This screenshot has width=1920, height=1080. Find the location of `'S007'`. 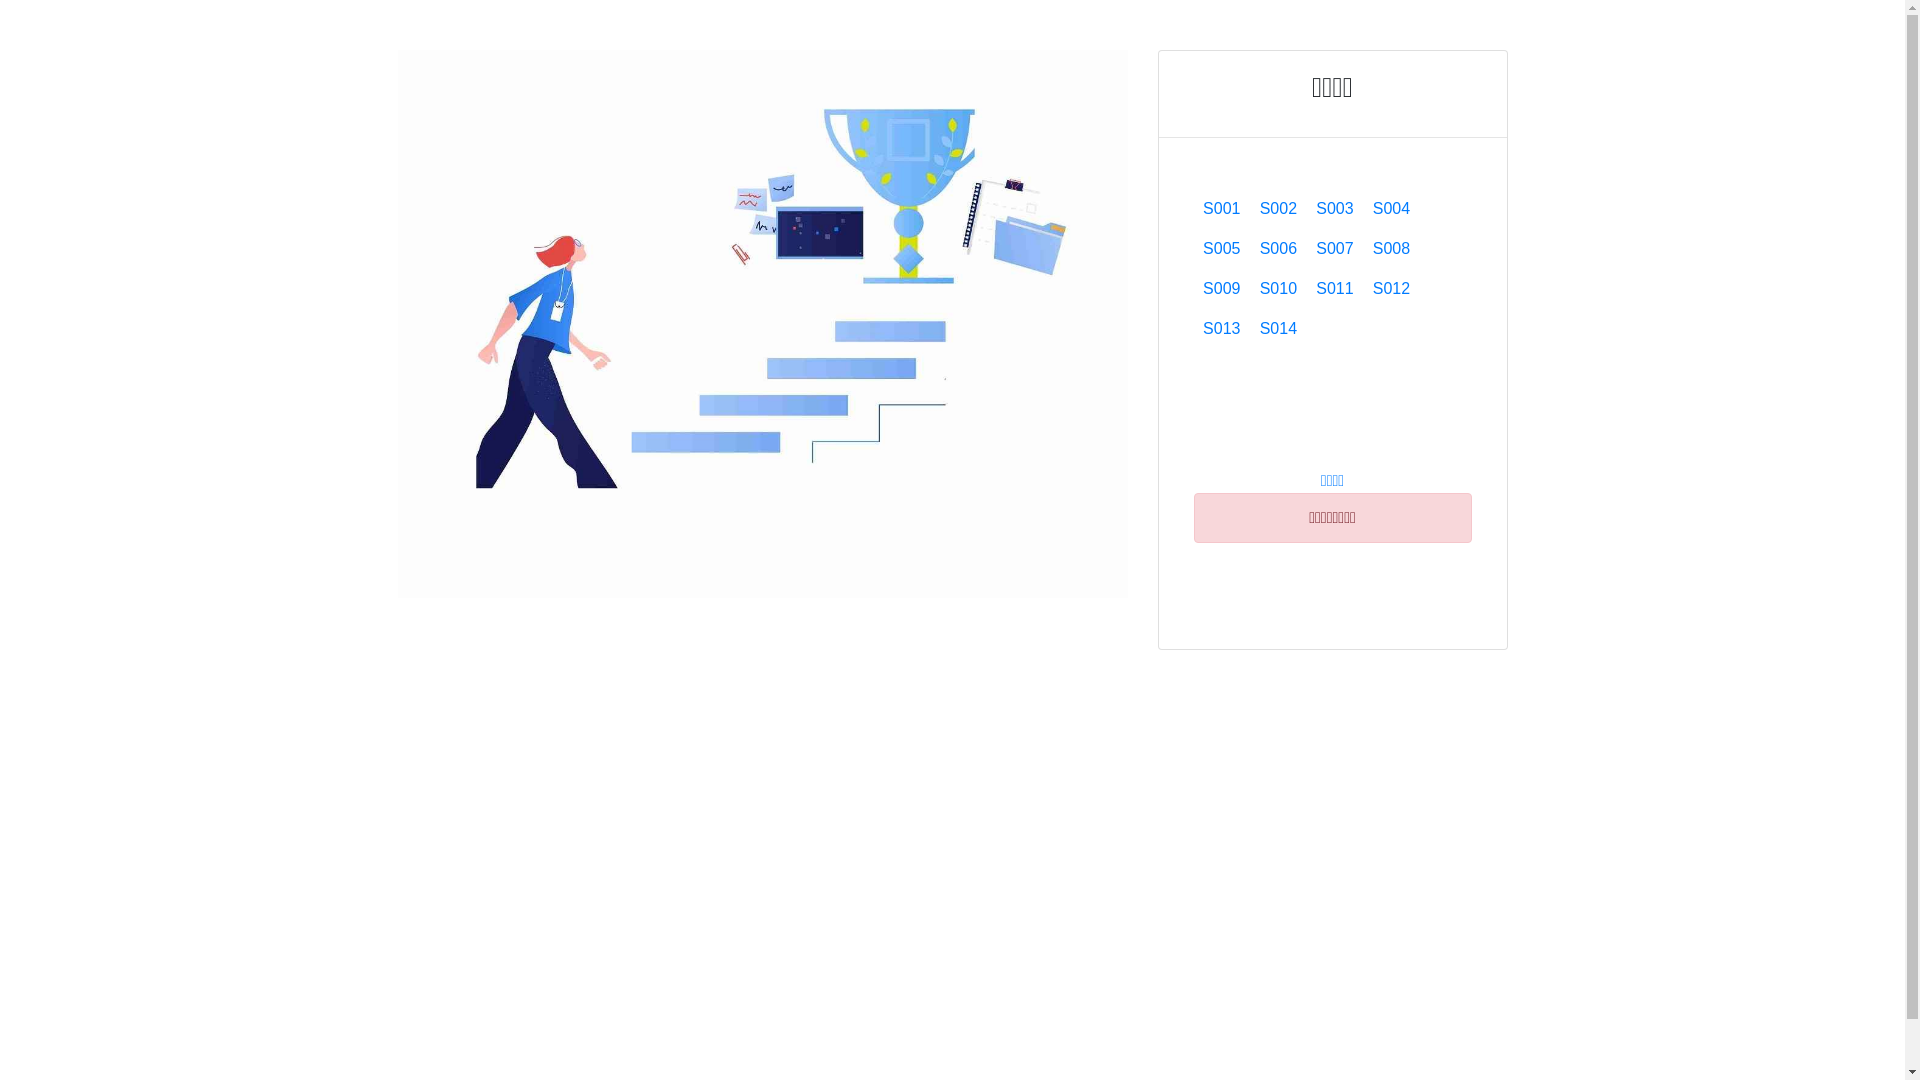

'S007' is located at coordinates (1306, 248).